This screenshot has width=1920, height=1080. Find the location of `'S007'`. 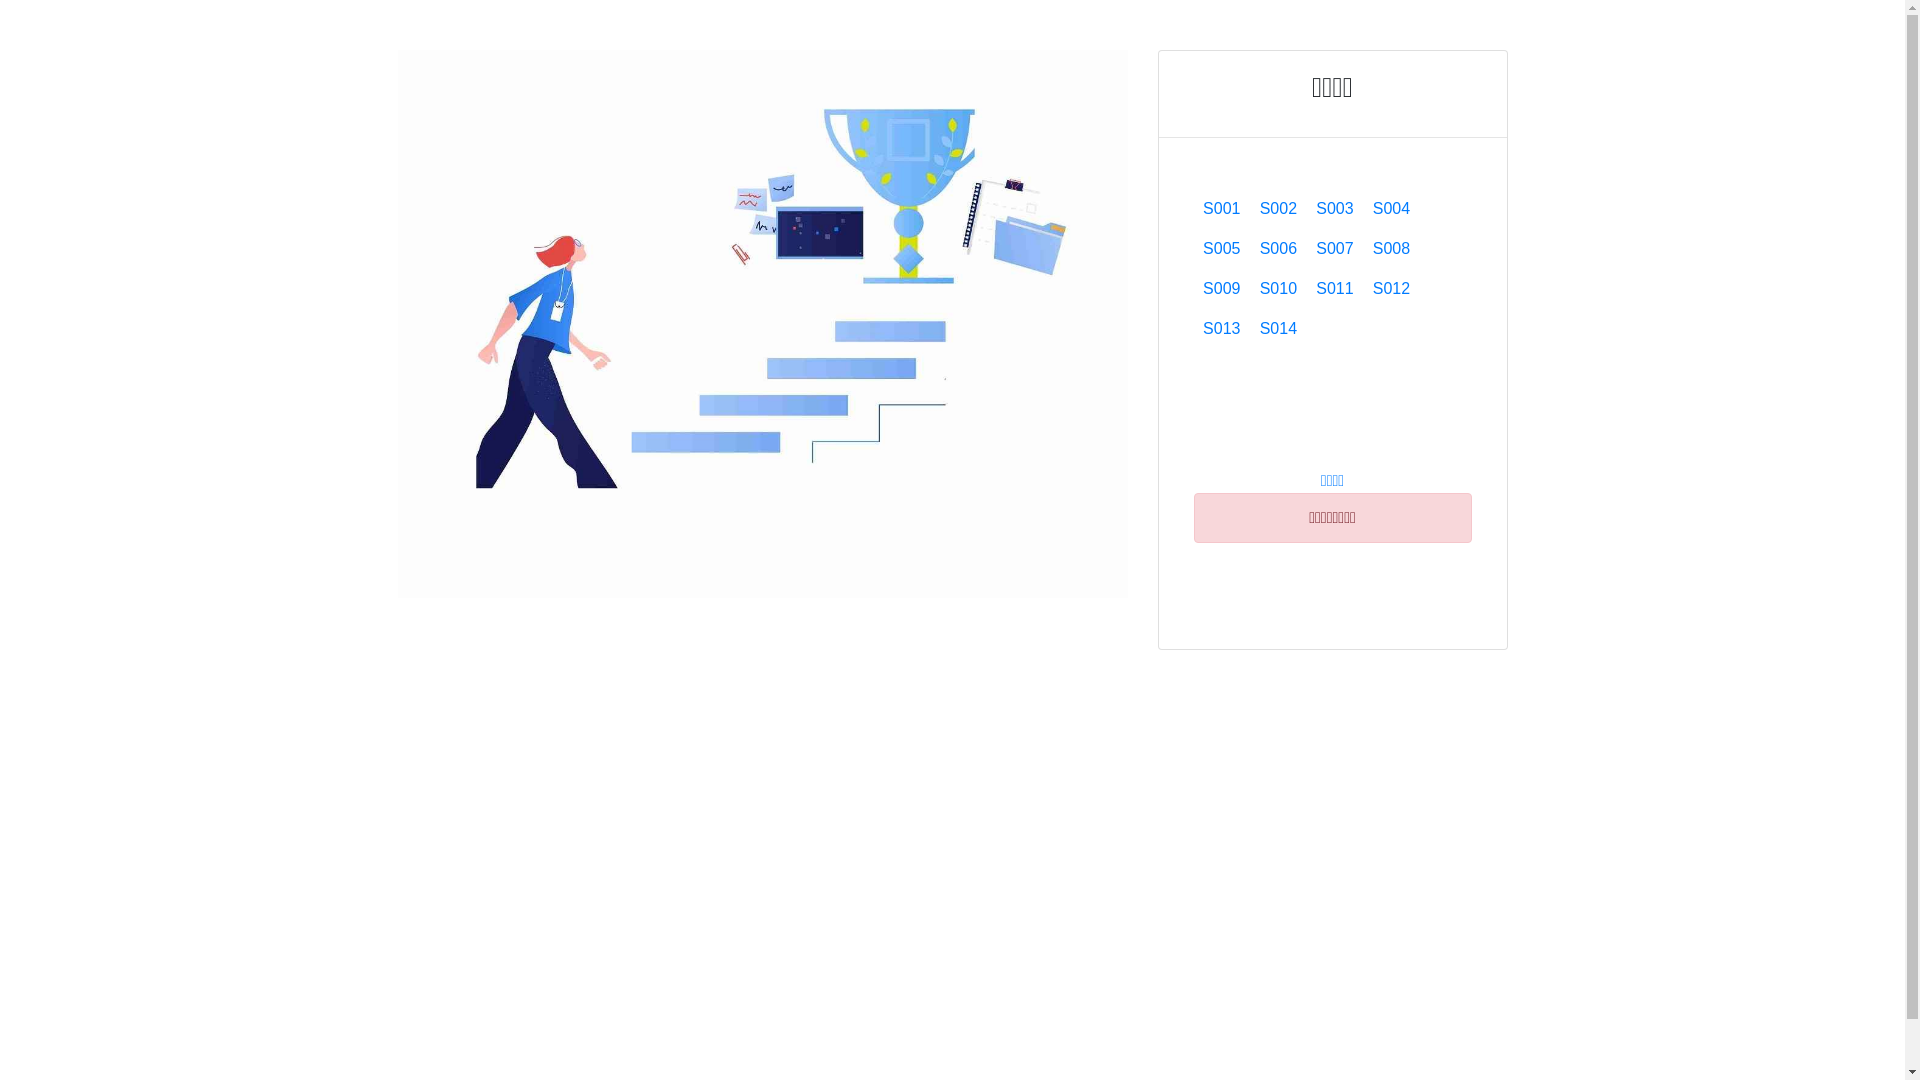

'S007' is located at coordinates (1306, 248).